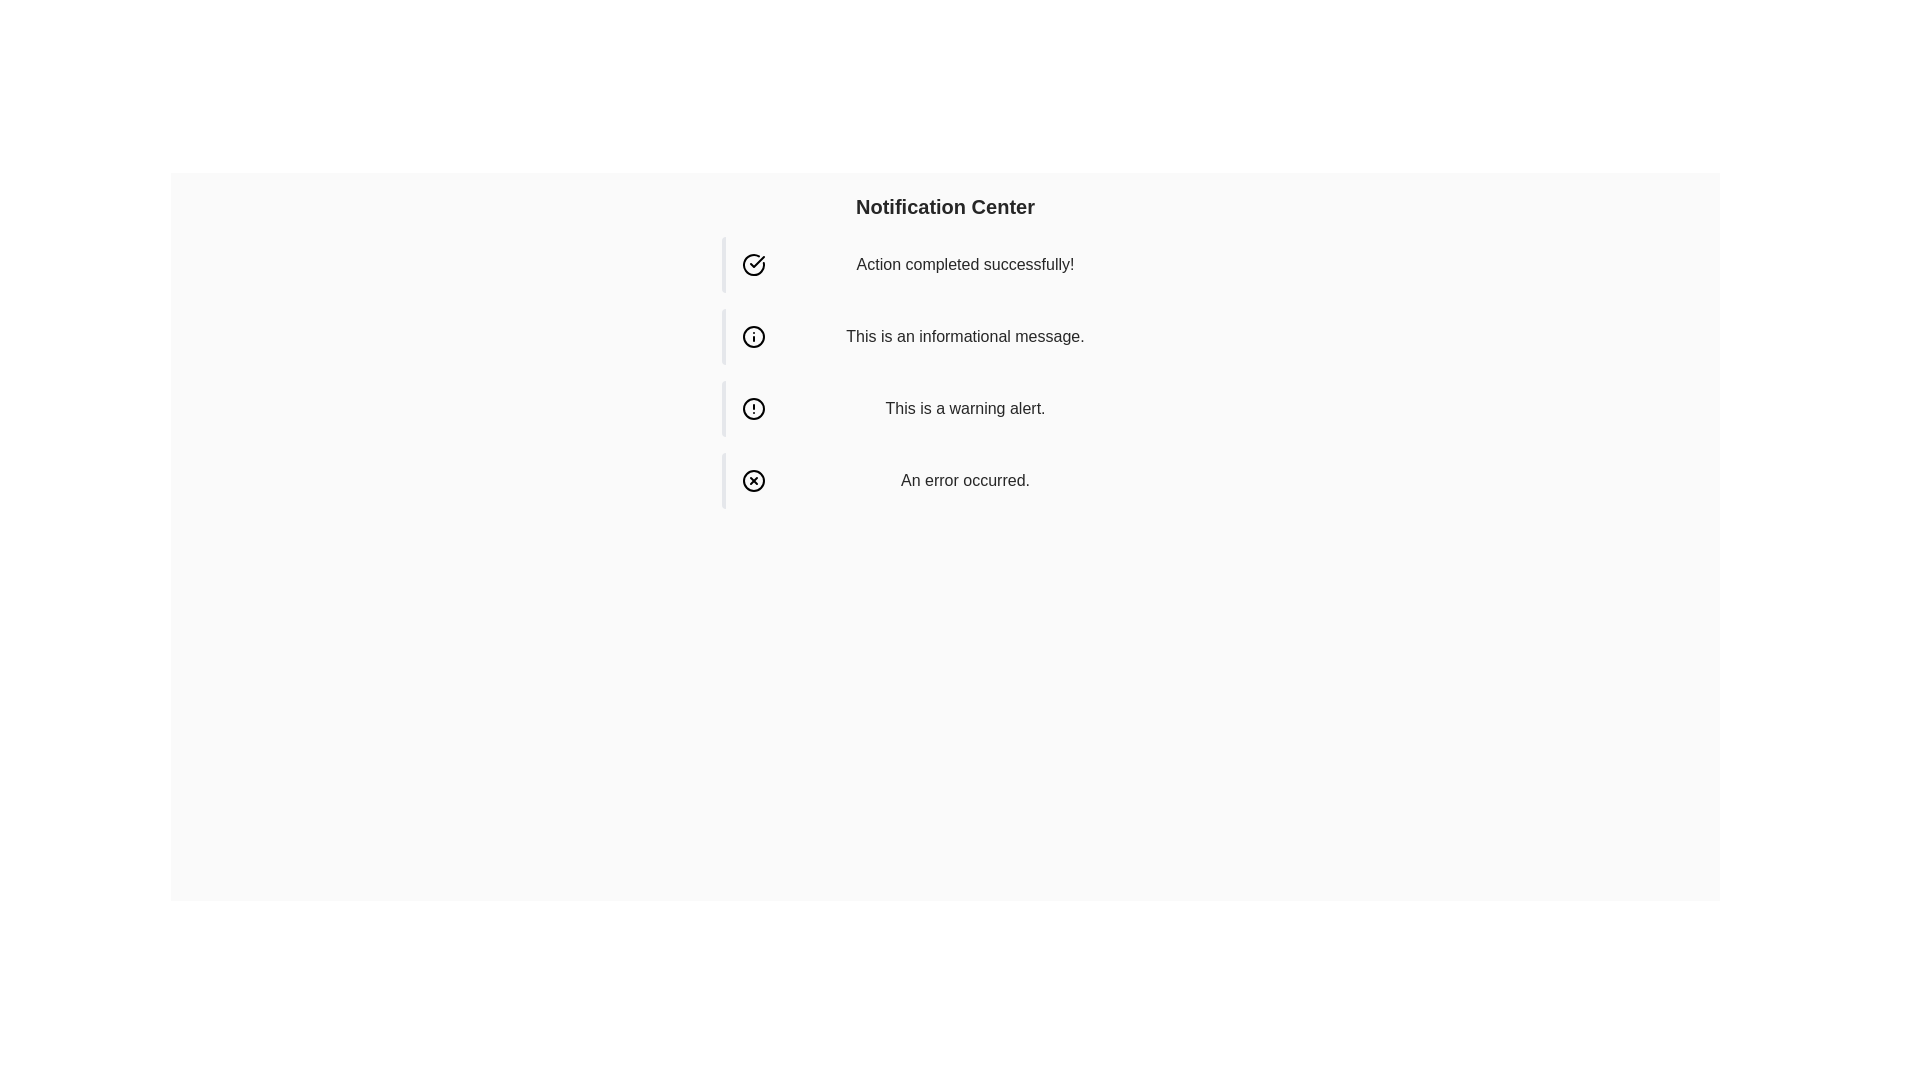 The image size is (1920, 1080). I want to click on the SVG icon indicating a successful action, located to the left of the text 'Action completed successfully!' in the first notification item, so click(756, 261).